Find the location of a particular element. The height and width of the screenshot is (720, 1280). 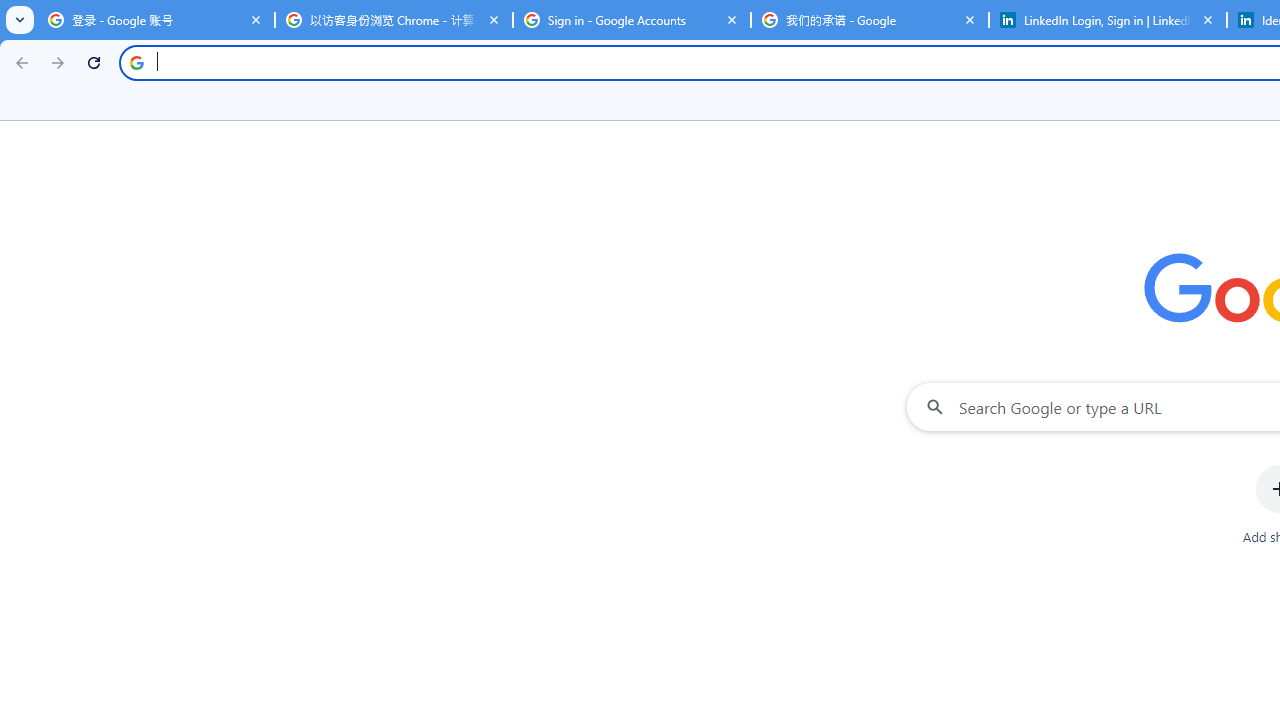

'Sign in - Google Accounts' is located at coordinates (631, 20).